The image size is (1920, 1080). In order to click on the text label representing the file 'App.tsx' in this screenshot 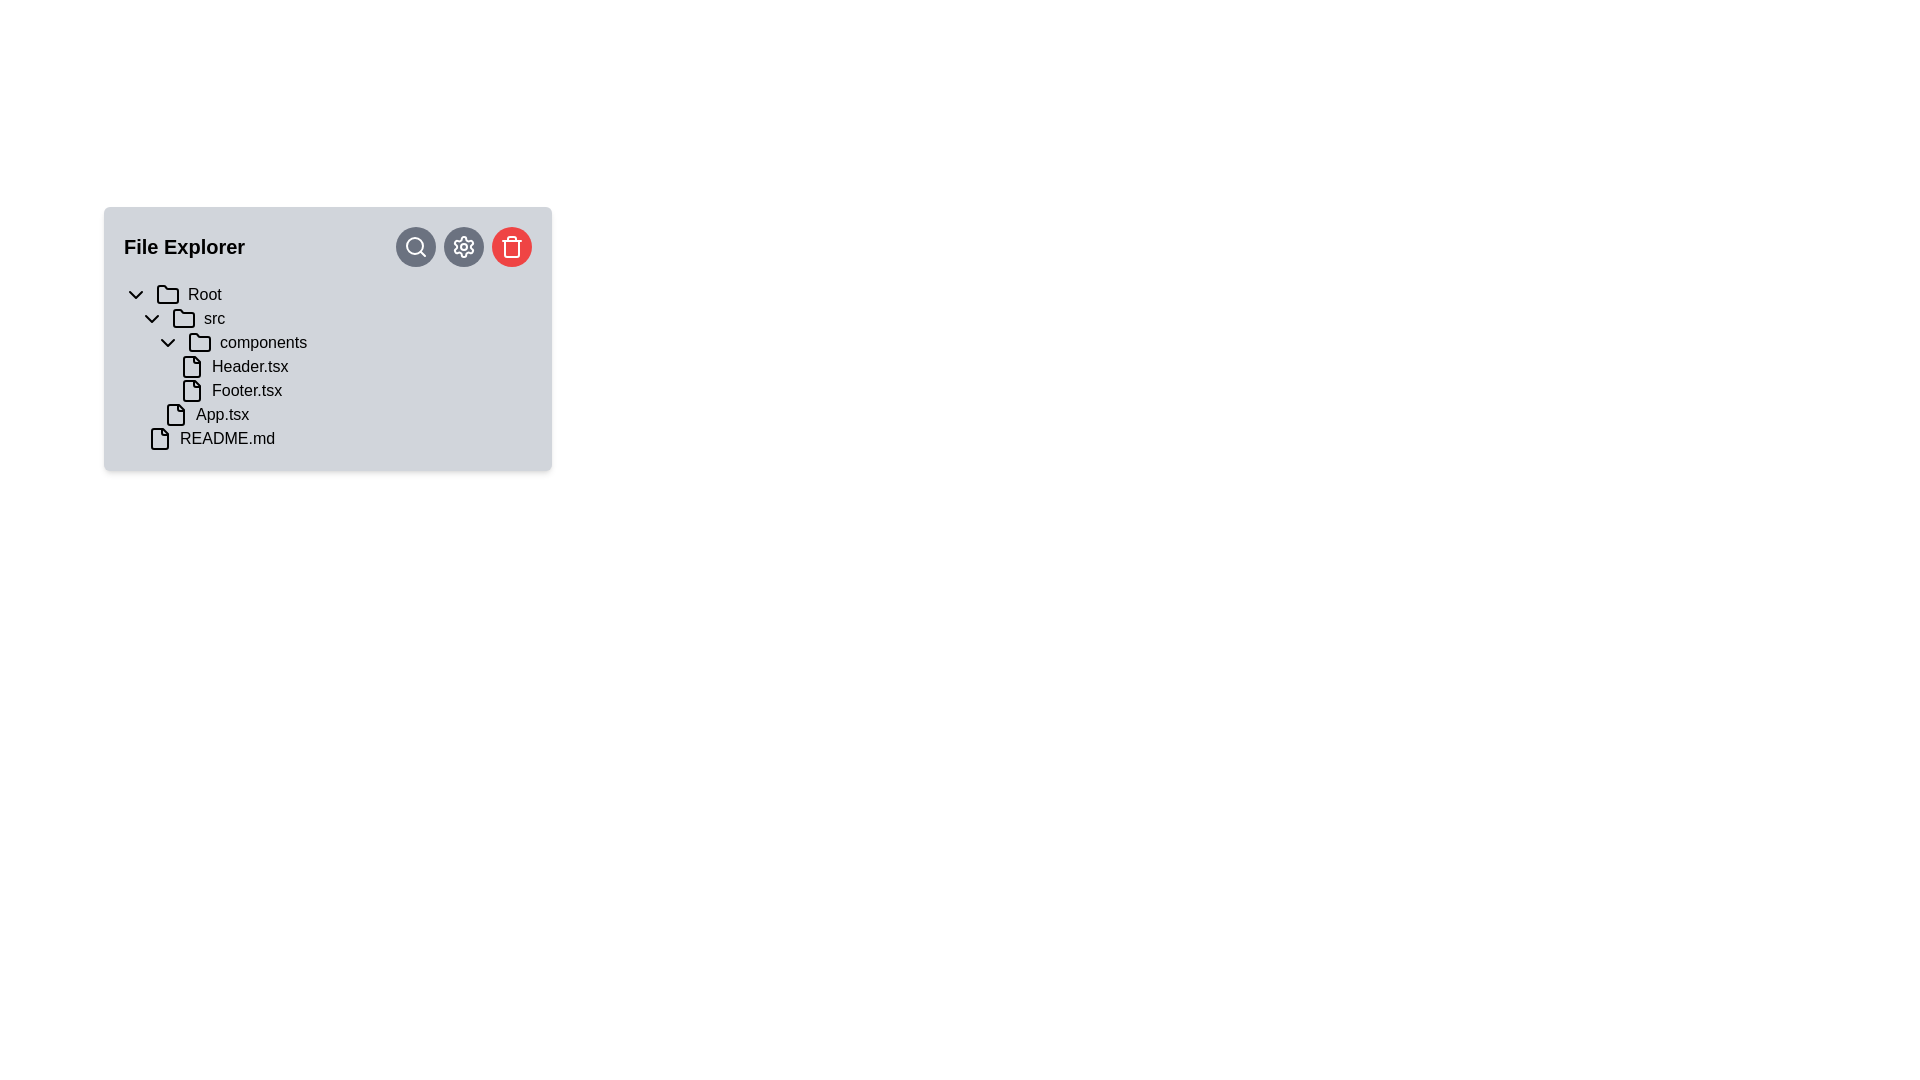, I will do `click(222, 414)`.